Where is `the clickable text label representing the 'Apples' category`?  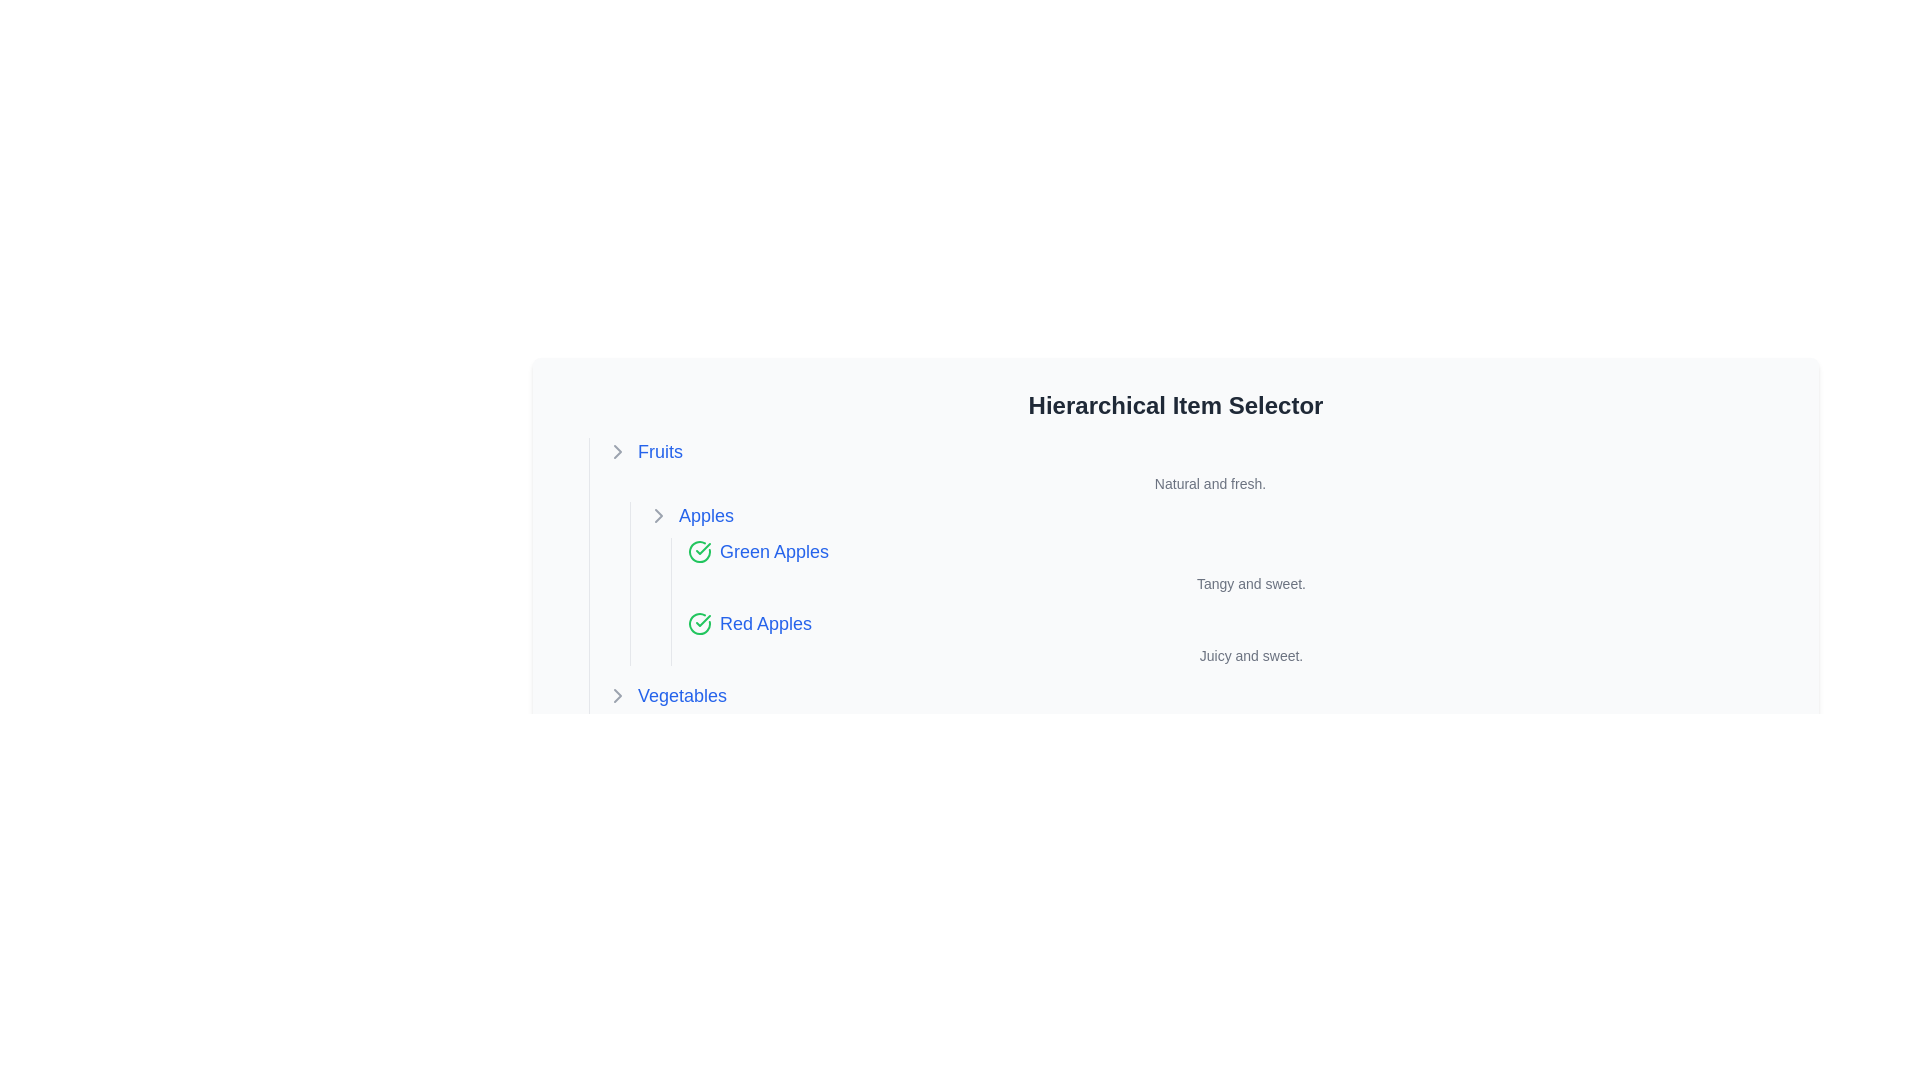
the clickable text label representing the 'Apples' category is located at coordinates (706, 515).